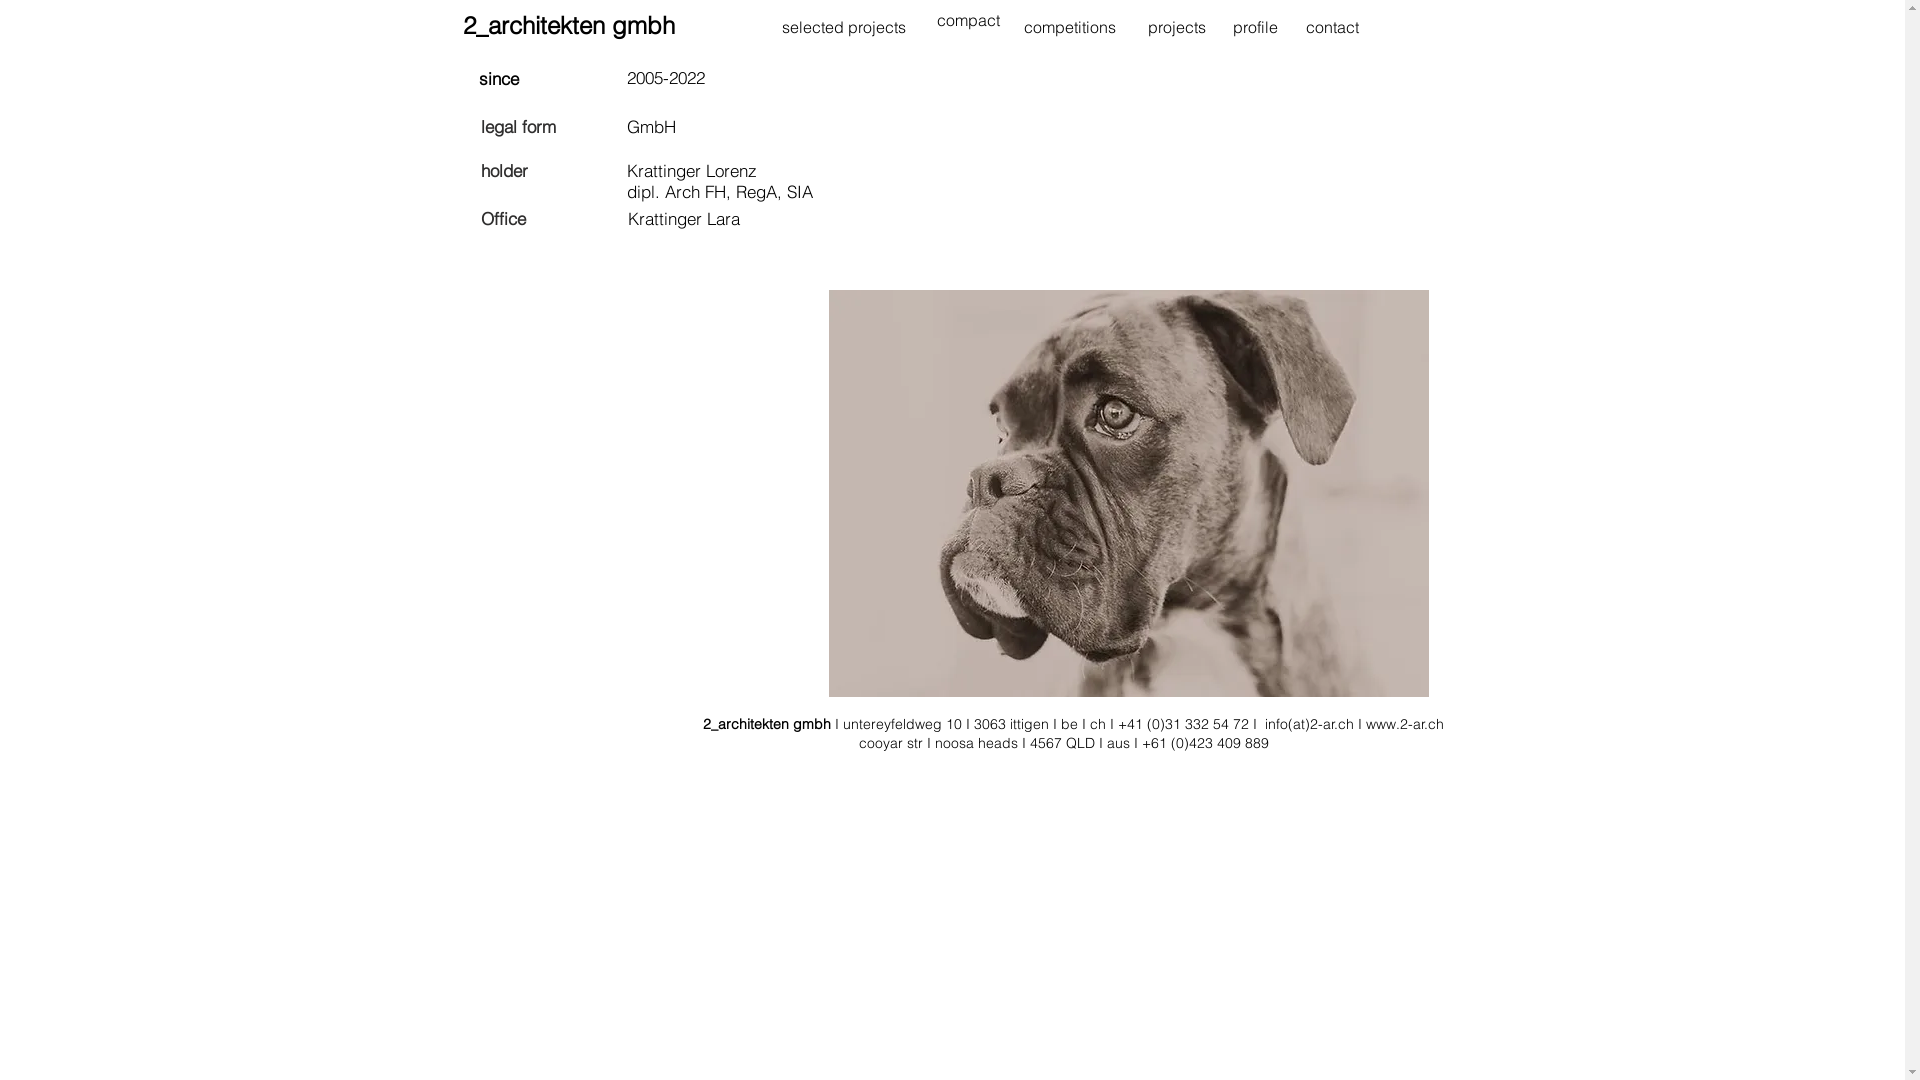 The image size is (1920, 1080). Describe the element at coordinates (460, 25) in the screenshot. I see `'2_architekten gmbh'` at that location.